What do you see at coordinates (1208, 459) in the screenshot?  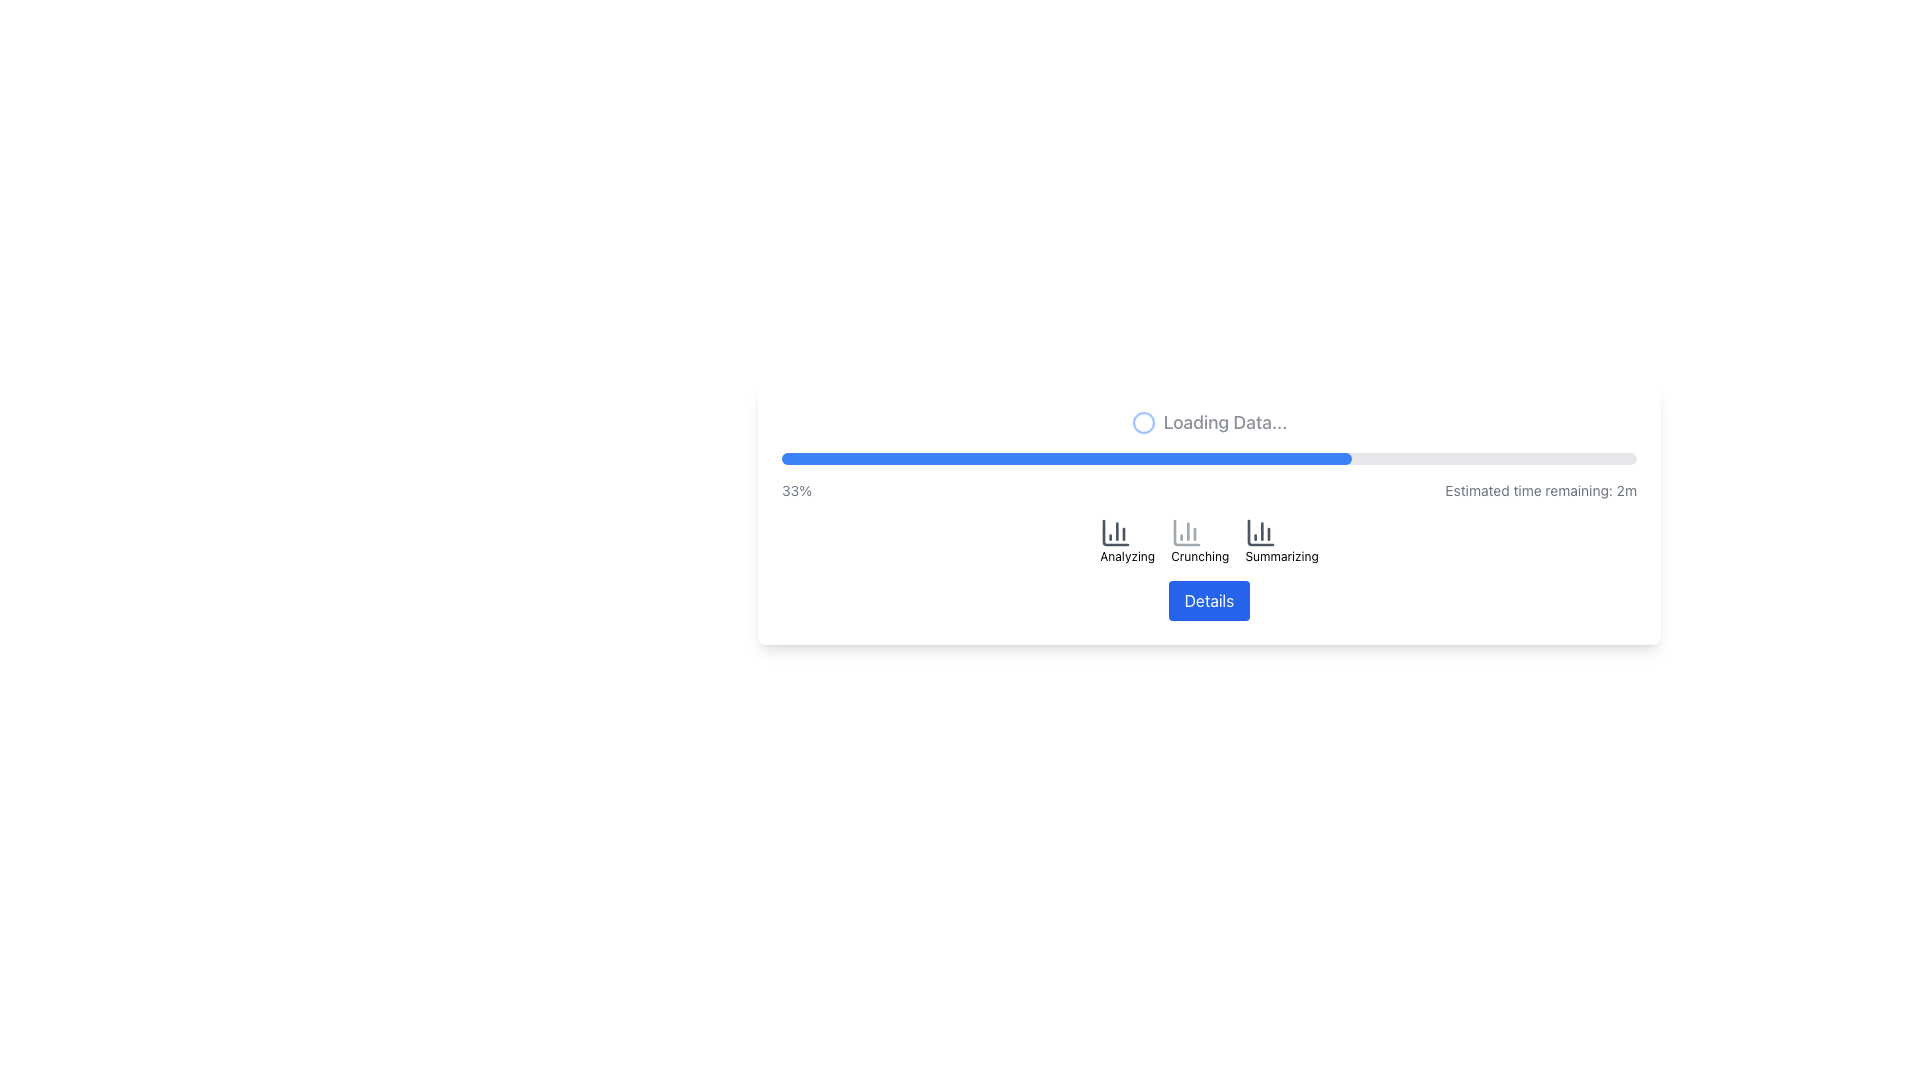 I see `the horizontal progress bar that indicates the progress of a process, which is filled approximately one-third with blue and located centrally below the 'Loading Data...' label` at bounding box center [1208, 459].